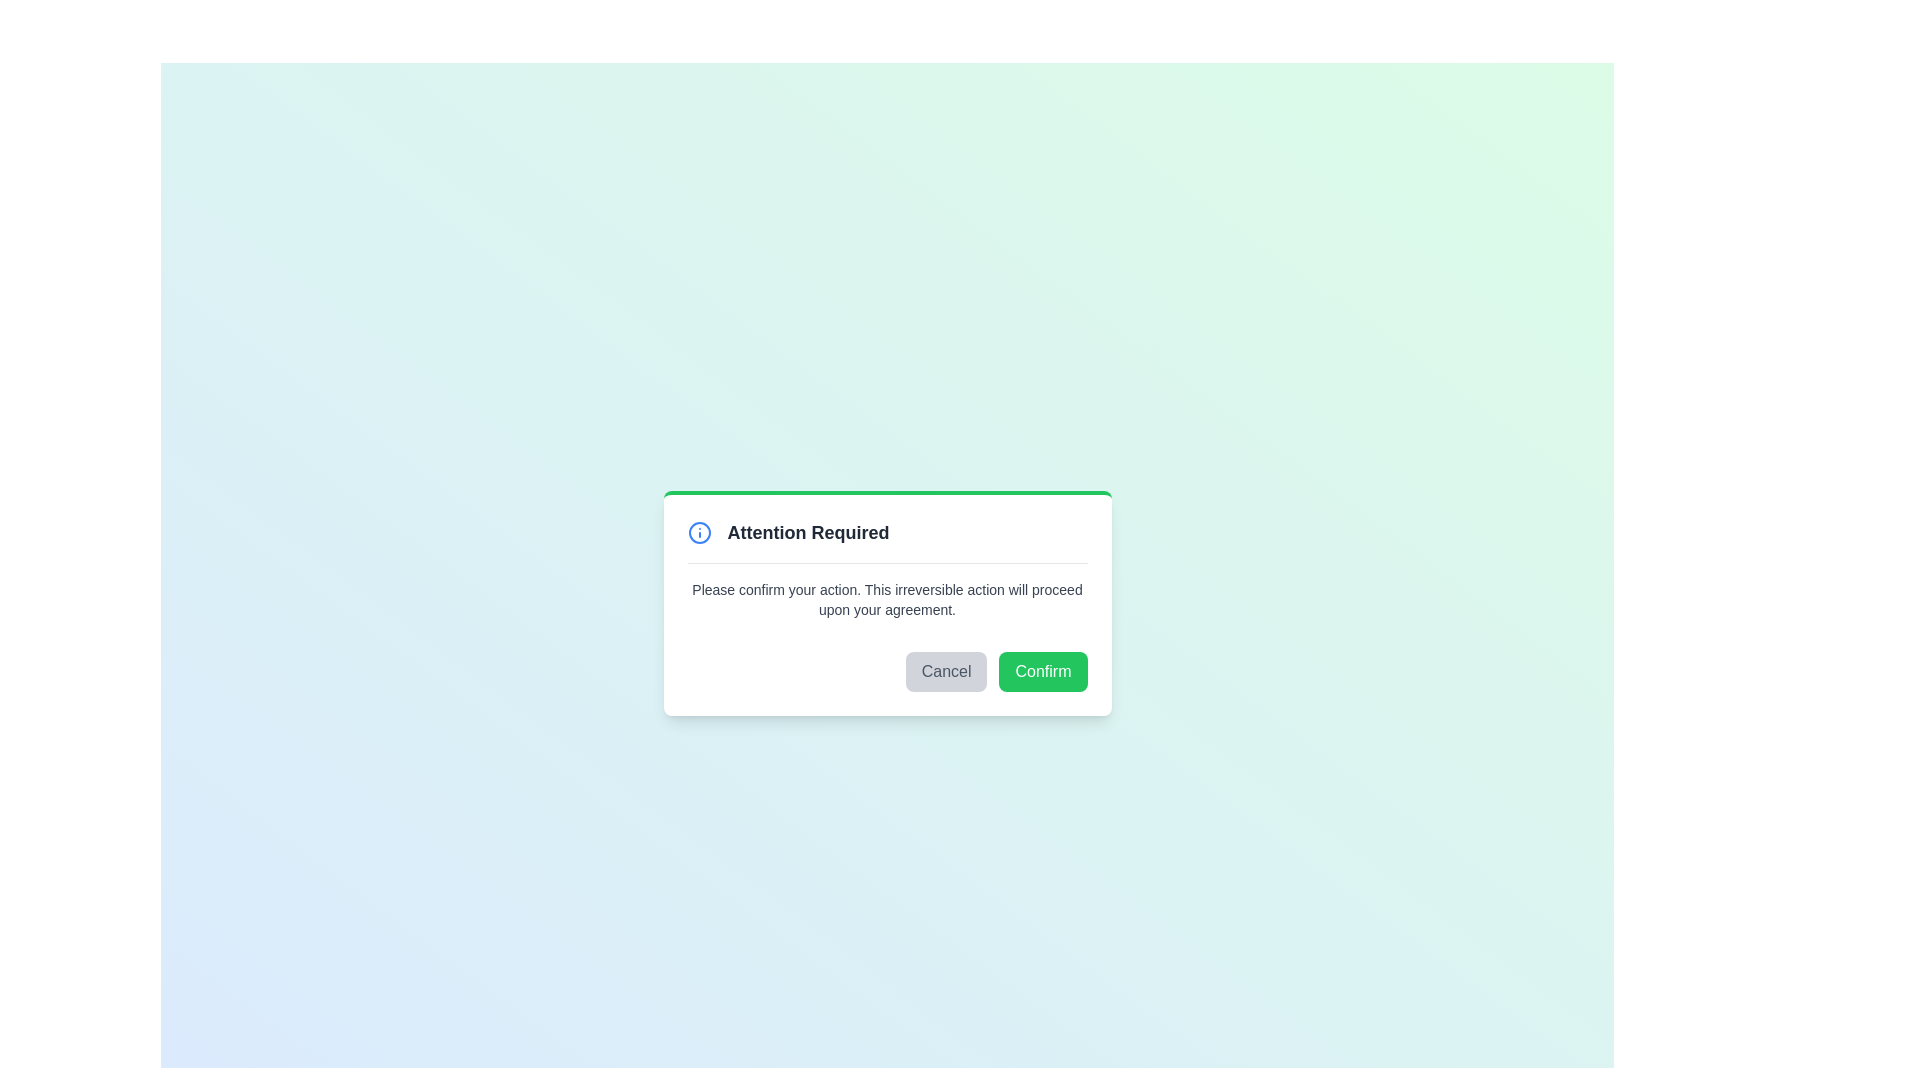 The height and width of the screenshot is (1080, 1920). Describe the element at coordinates (945, 671) in the screenshot. I see `the 'Cancel' button with a gray background and dark gray text located at the bottom-right corner of the confirmation dialog` at that location.